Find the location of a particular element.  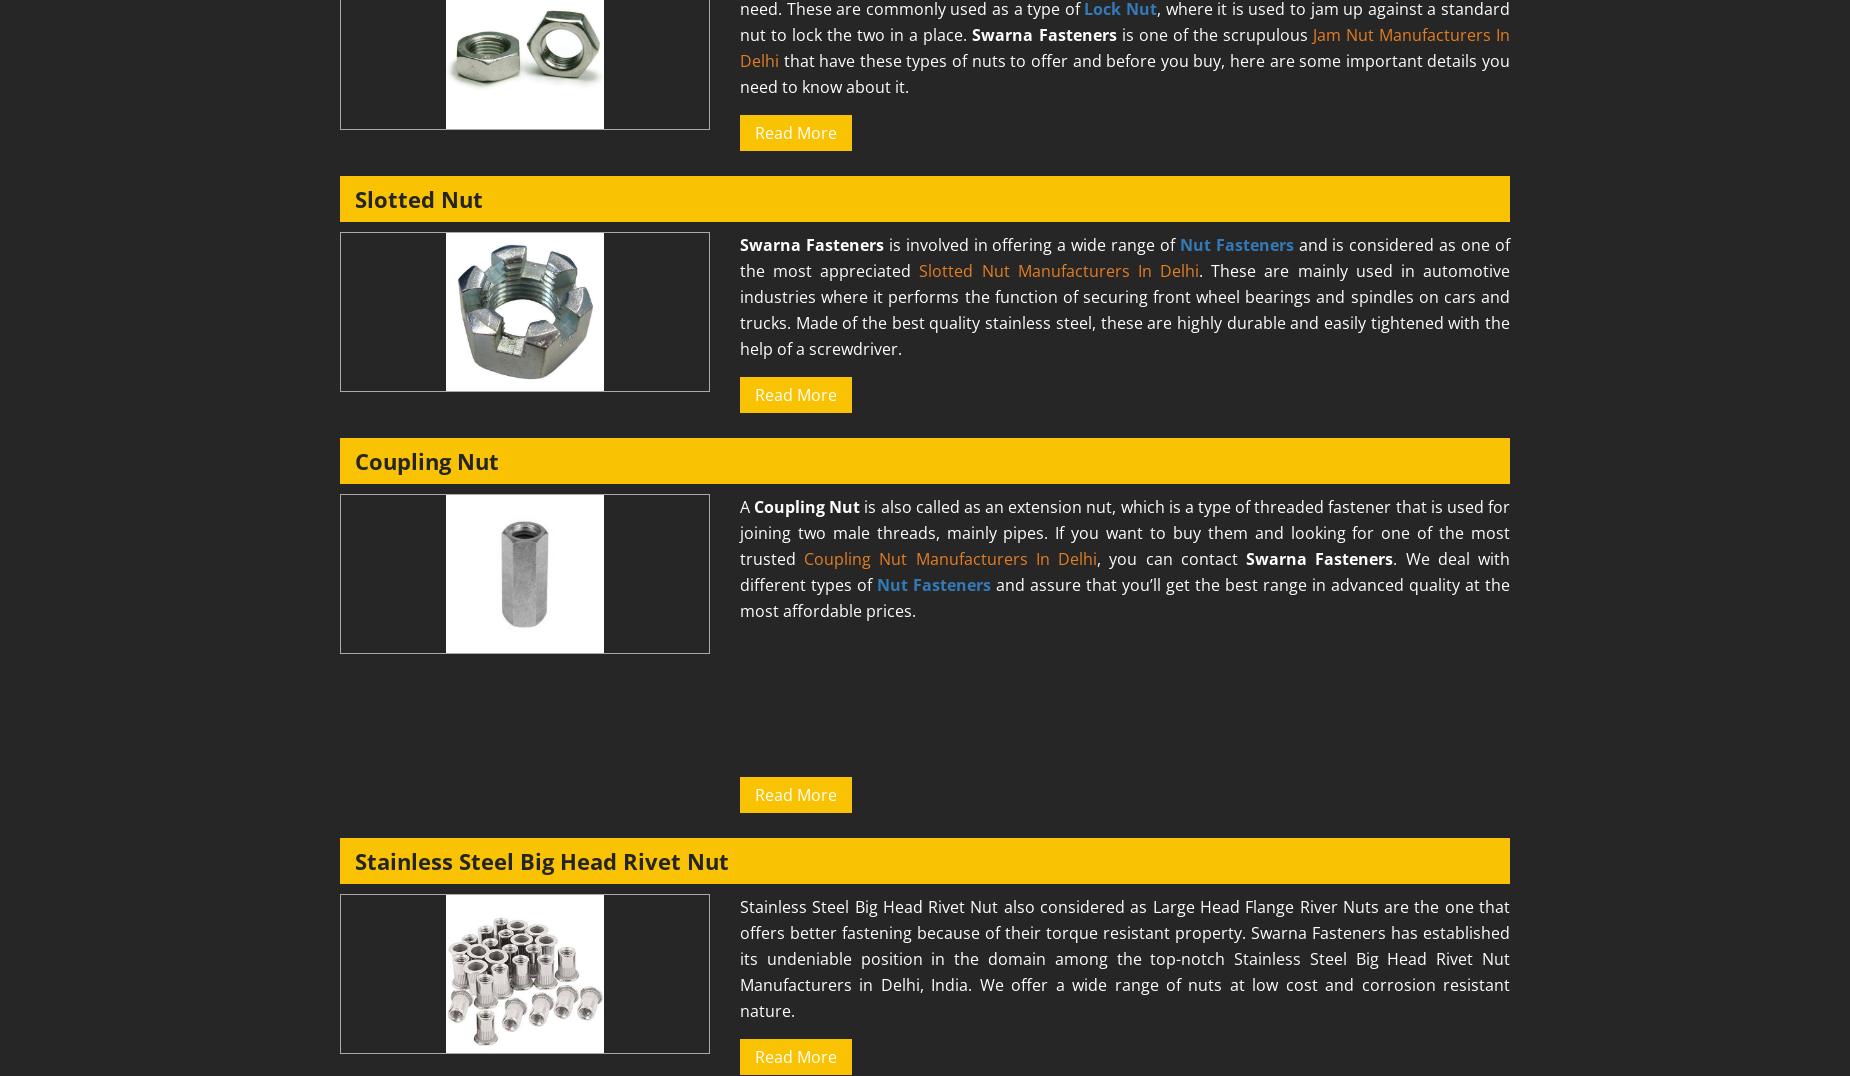

'Jam Nut Manufacturers In Delhi' is located at coordinates (740, 47).